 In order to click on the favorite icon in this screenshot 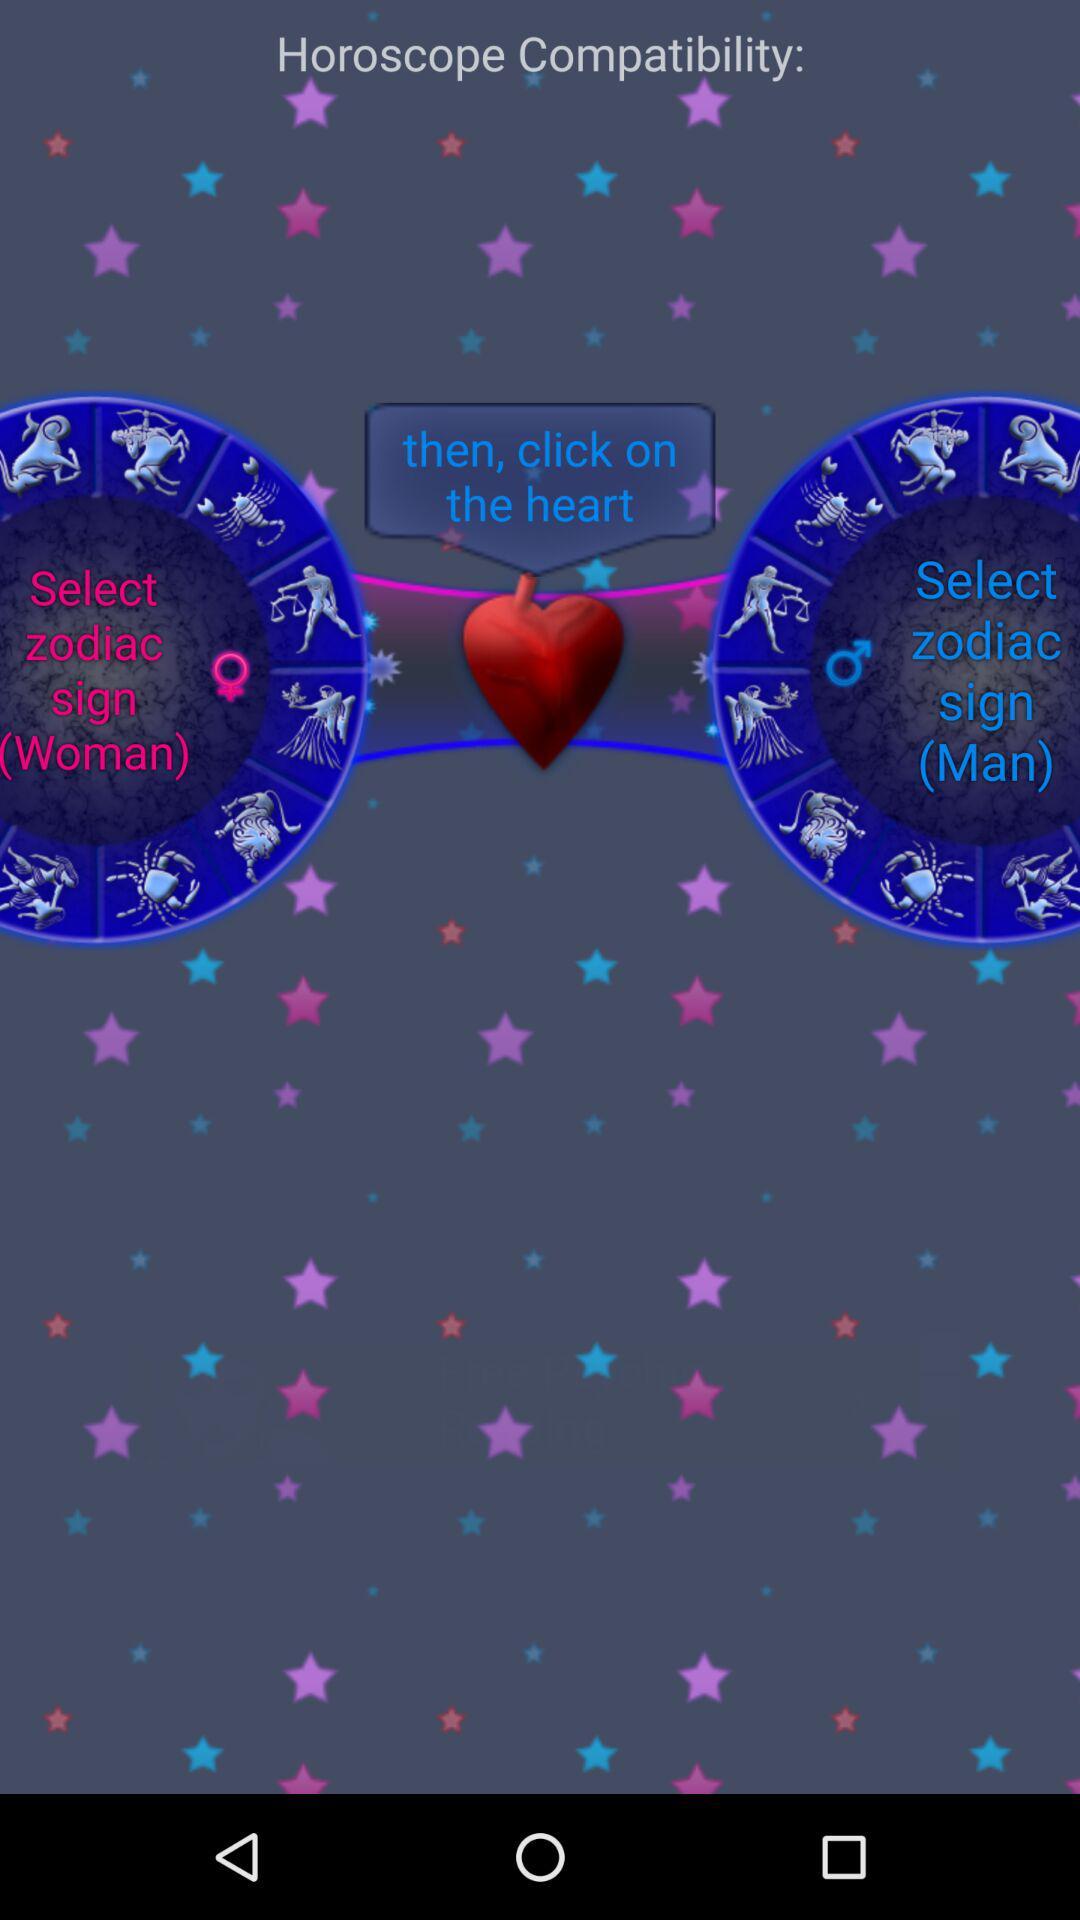, I will do `click(538, 716)`.